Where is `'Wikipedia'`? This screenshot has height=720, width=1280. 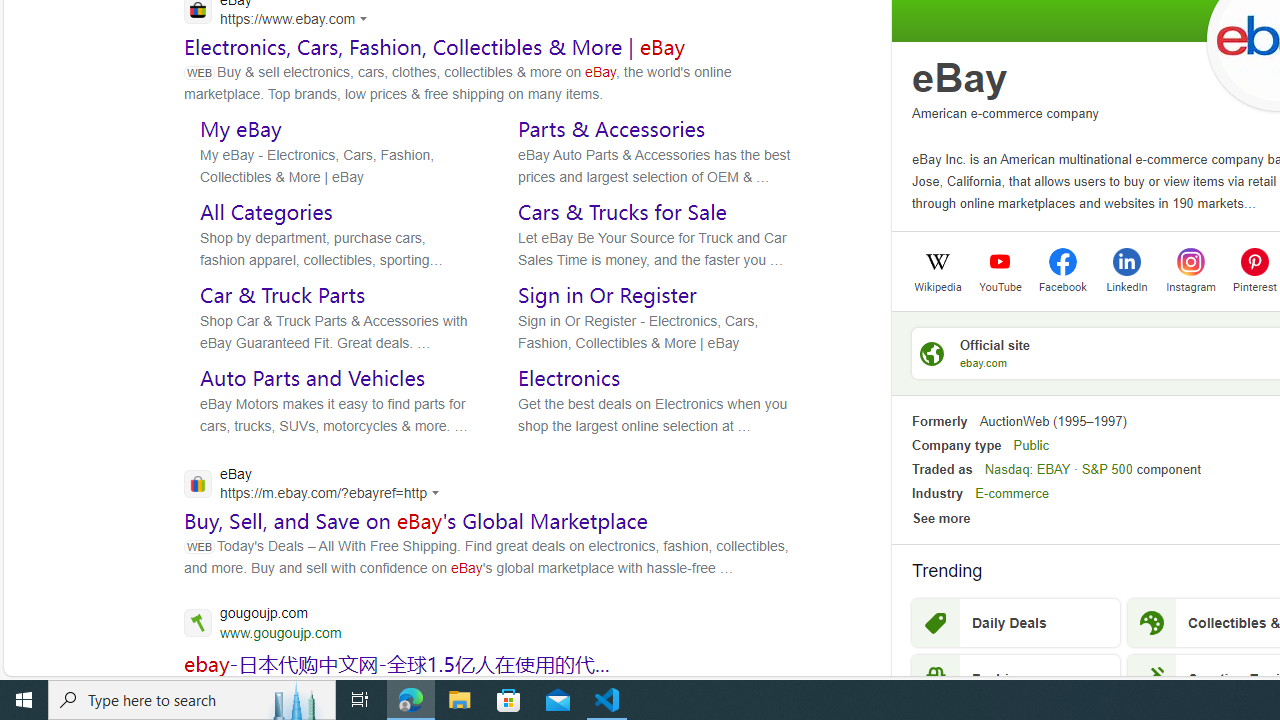 'Wikipedia' is located at coordinates (936, 285).